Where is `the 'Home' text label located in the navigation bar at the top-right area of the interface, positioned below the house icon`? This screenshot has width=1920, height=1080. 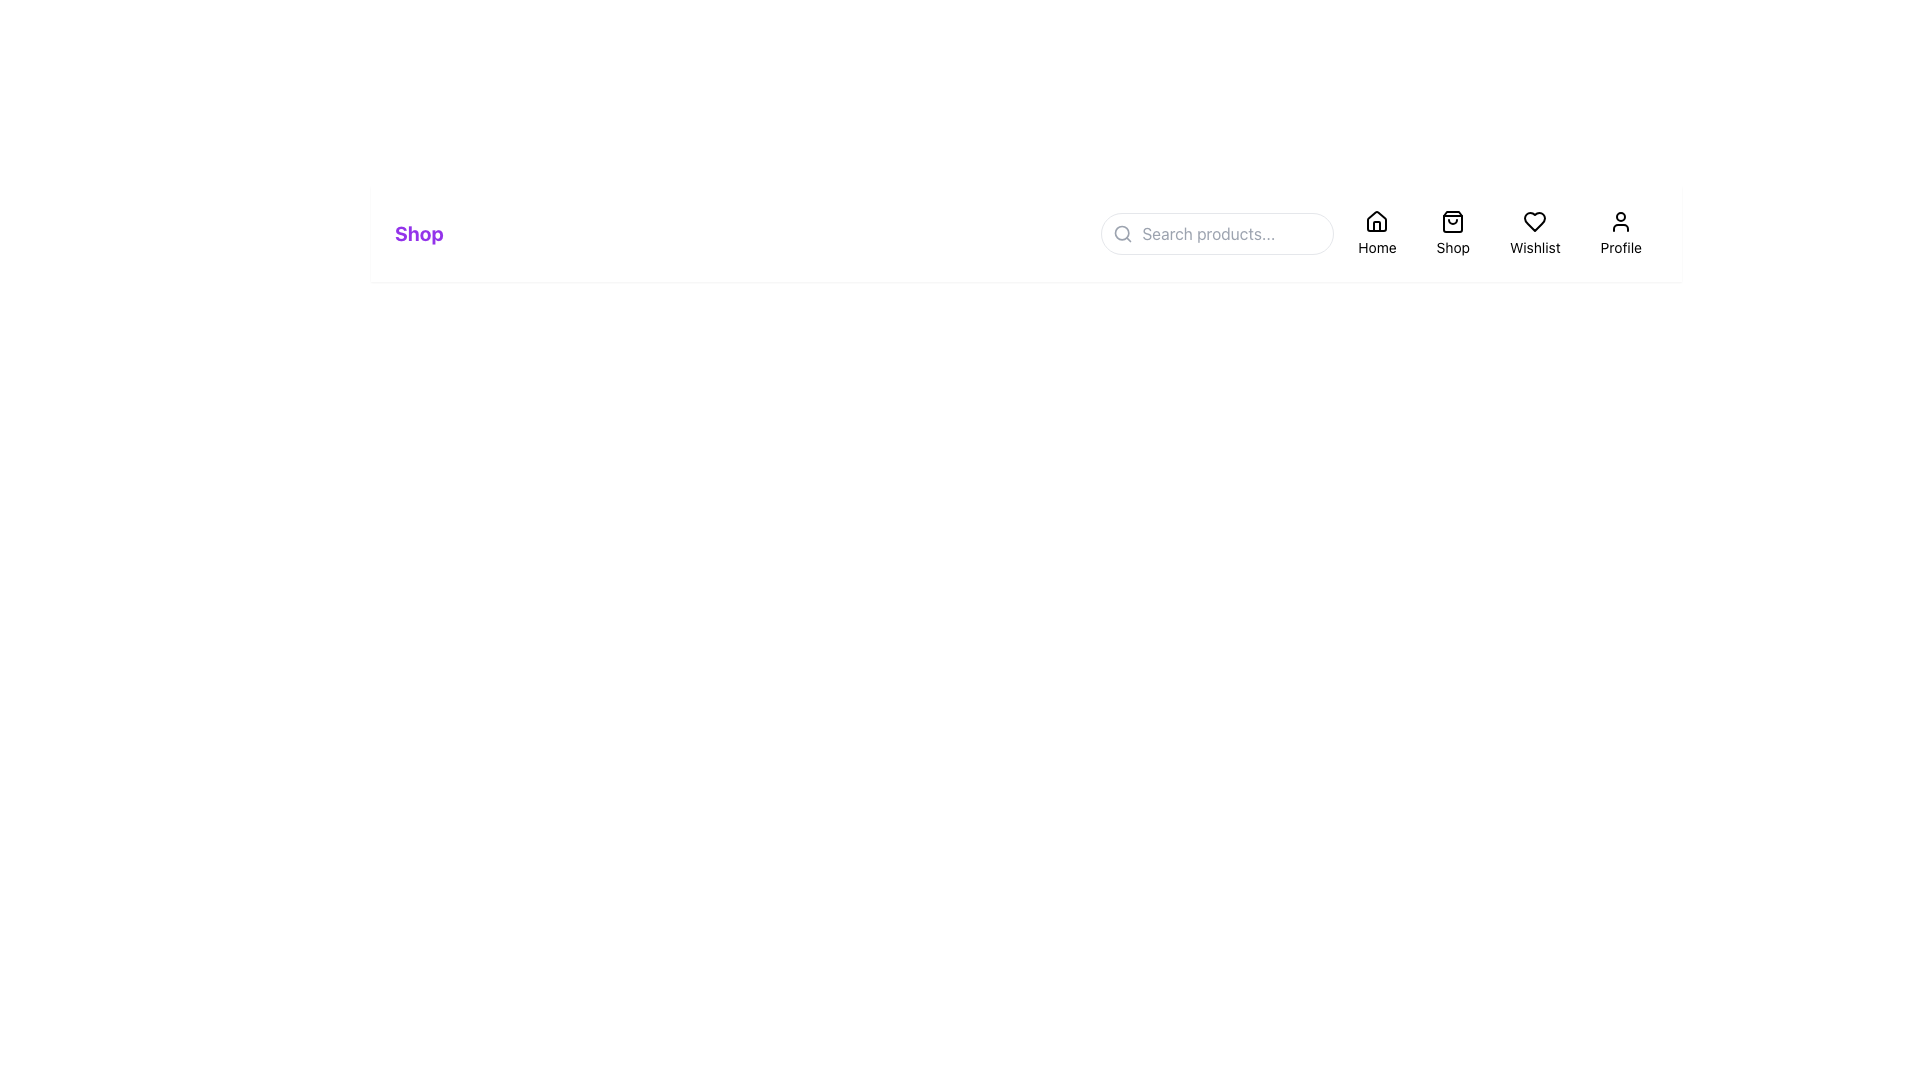 the 'Home' text label located in the navigation bar at the top-right area of the interface, positioned below the house icon is located at coordinates (1376, 246).